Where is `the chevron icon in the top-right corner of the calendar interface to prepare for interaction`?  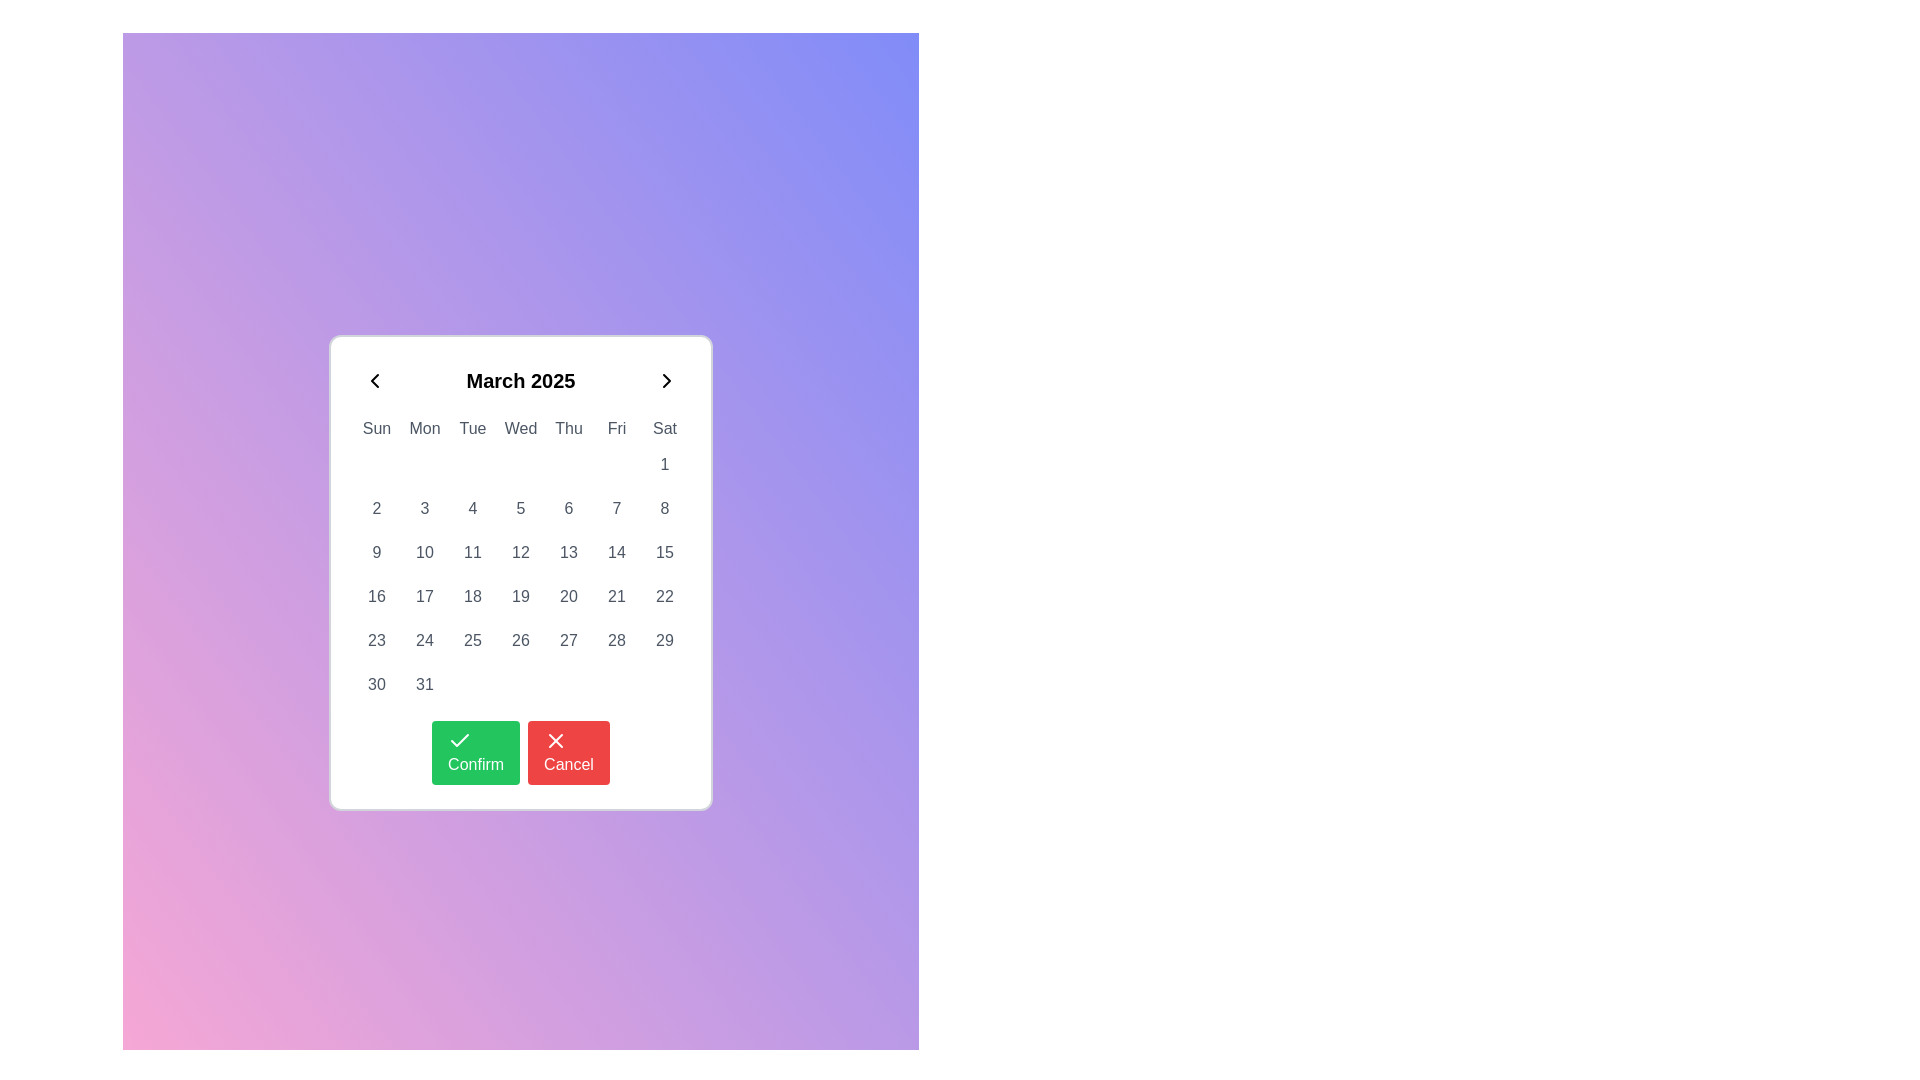
the chevron icon in the top-right corner of the calendar interface to prepare for interaction is located at coordinates (667, 381).